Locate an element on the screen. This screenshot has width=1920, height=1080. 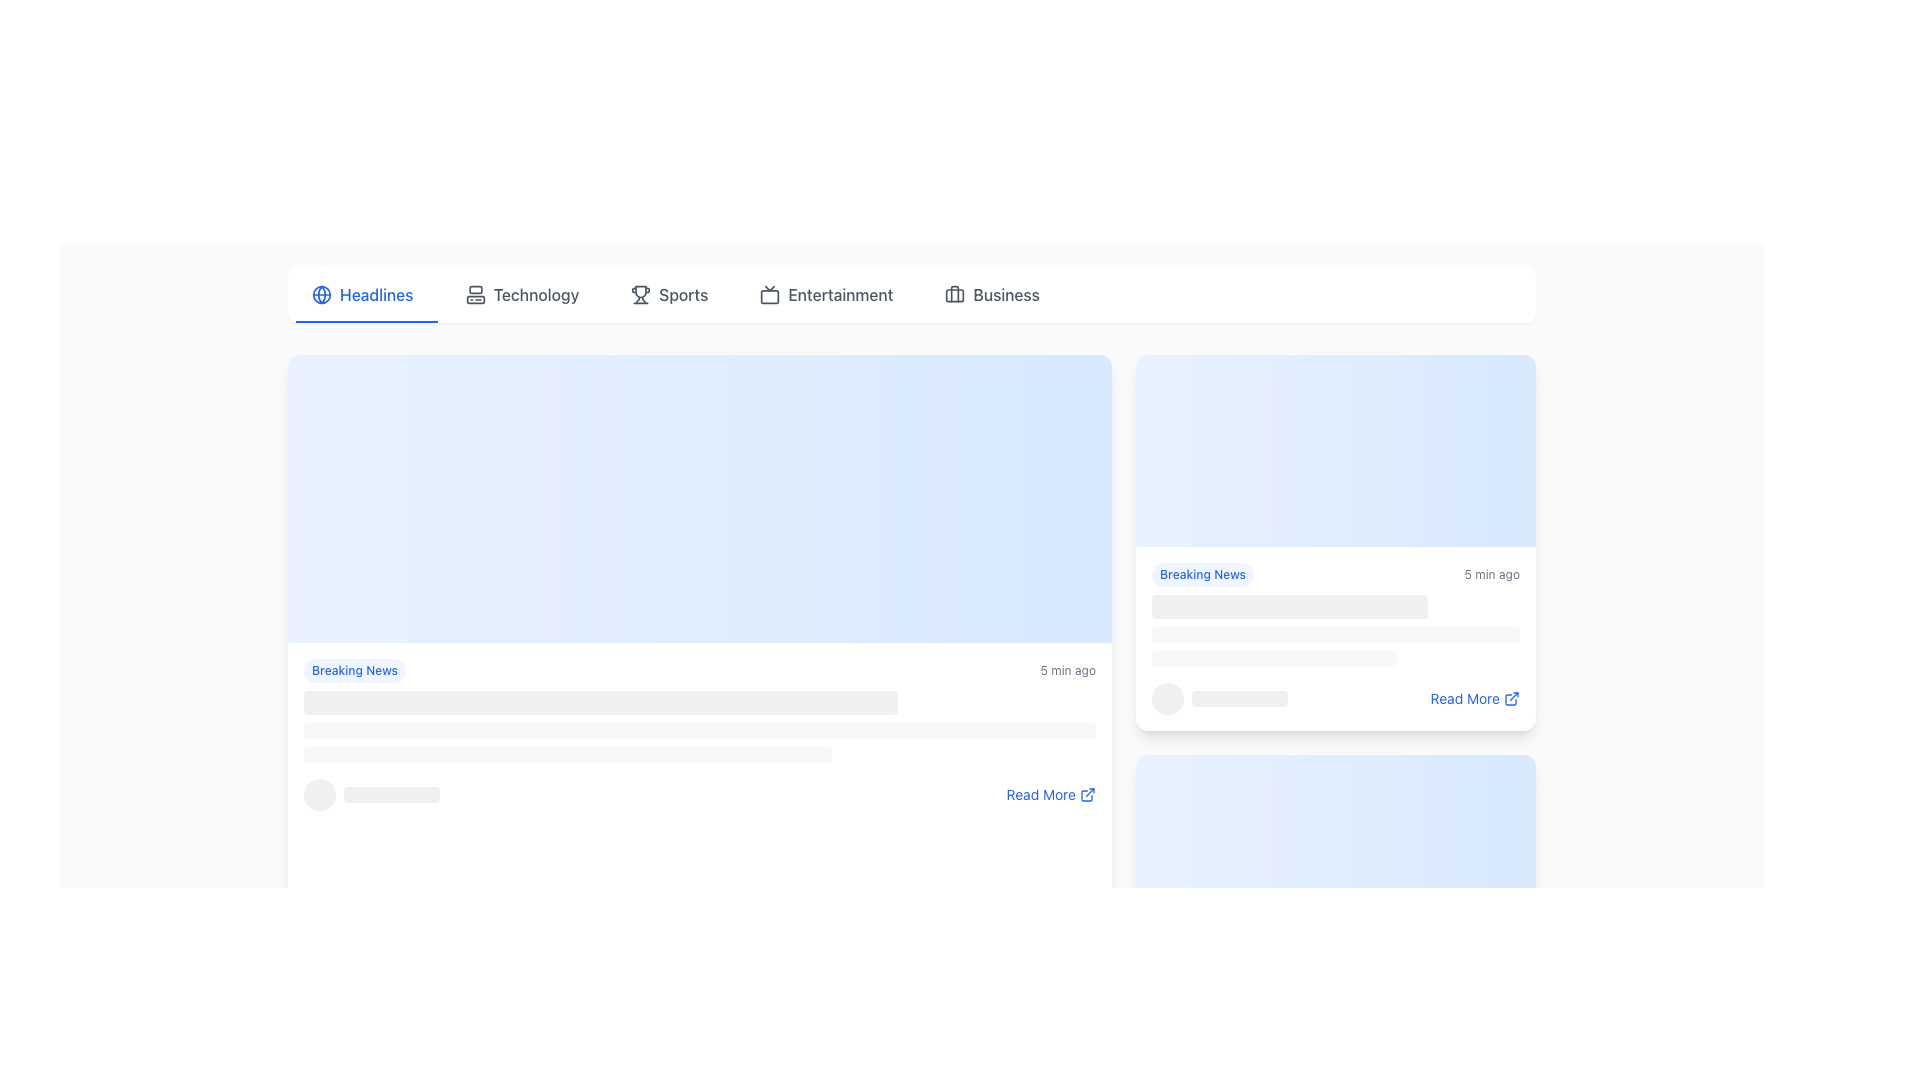
the Indicator bar located at the bottom of the 'Headlines' tab by moving the cursor to its center point is located at coordinates (366, 320).